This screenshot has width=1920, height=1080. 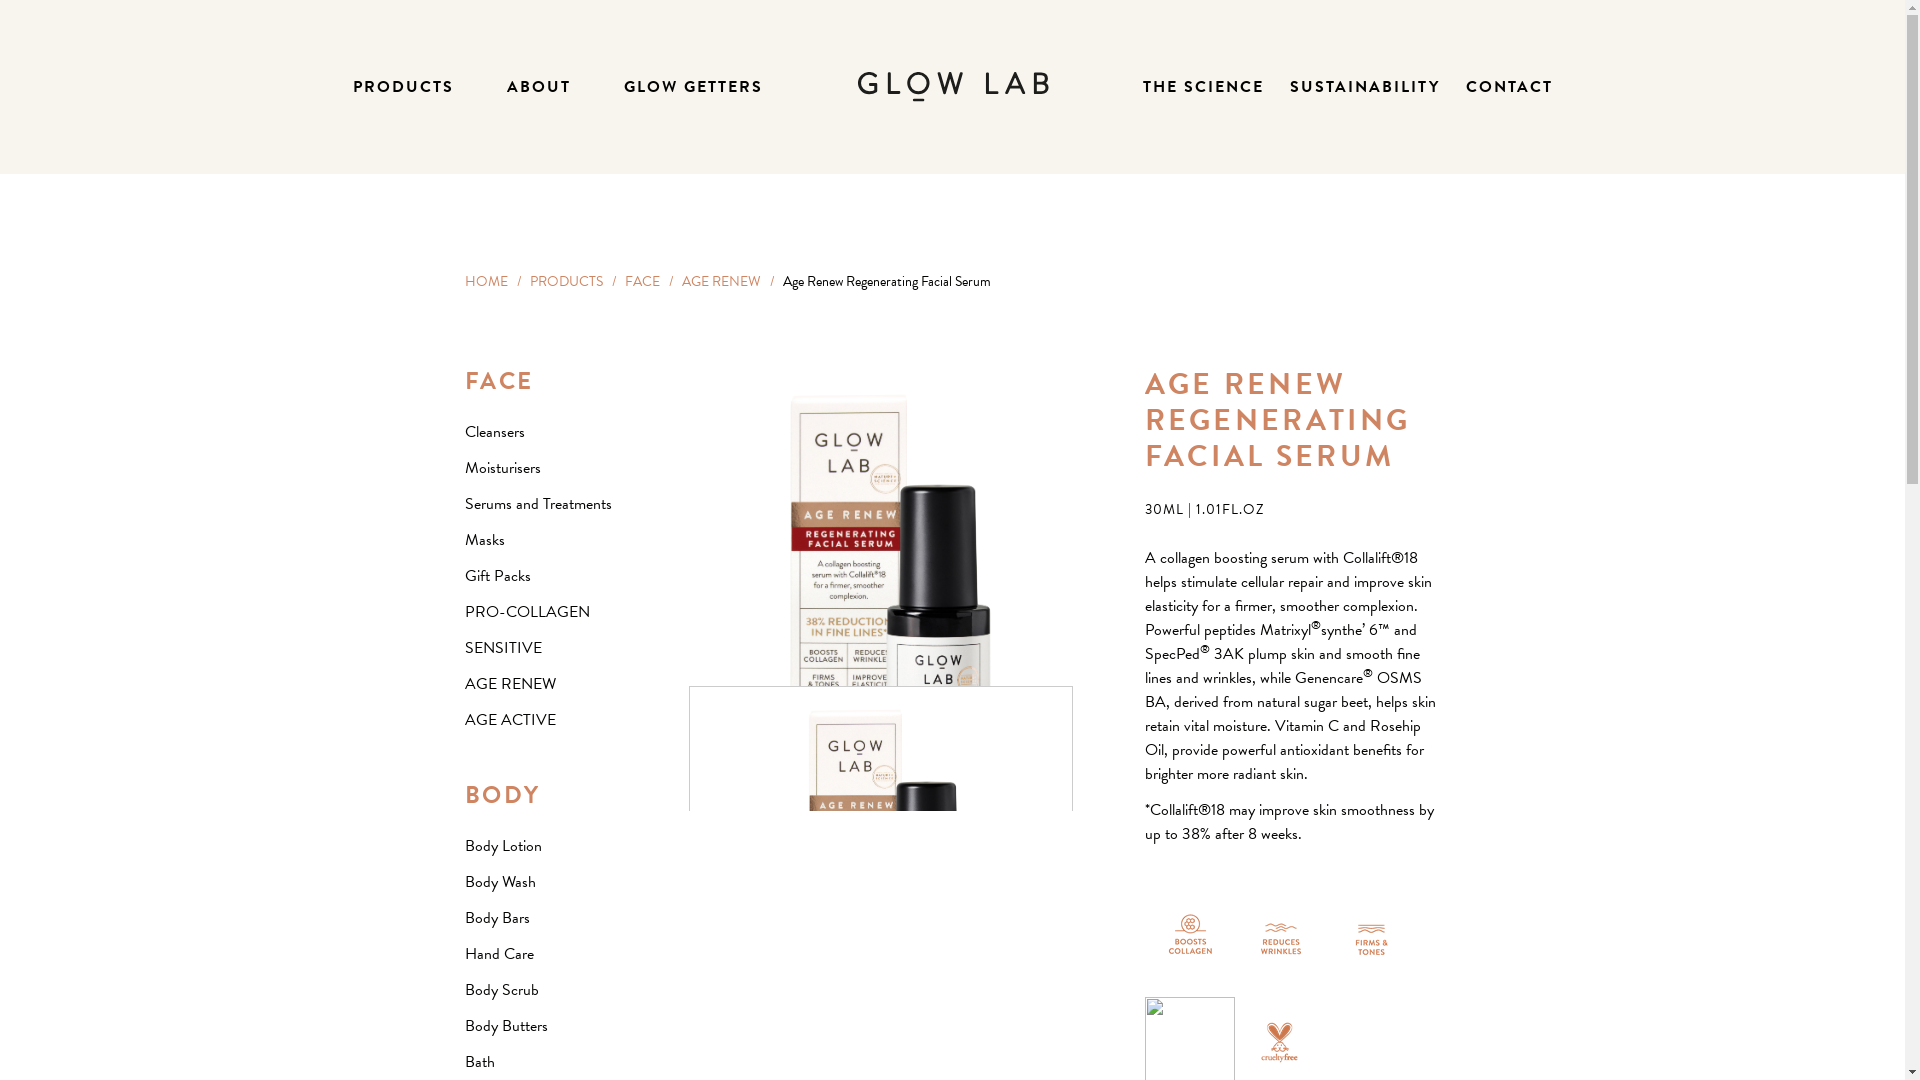 I want to click on 'Bath', so click(x=478, y=1060).